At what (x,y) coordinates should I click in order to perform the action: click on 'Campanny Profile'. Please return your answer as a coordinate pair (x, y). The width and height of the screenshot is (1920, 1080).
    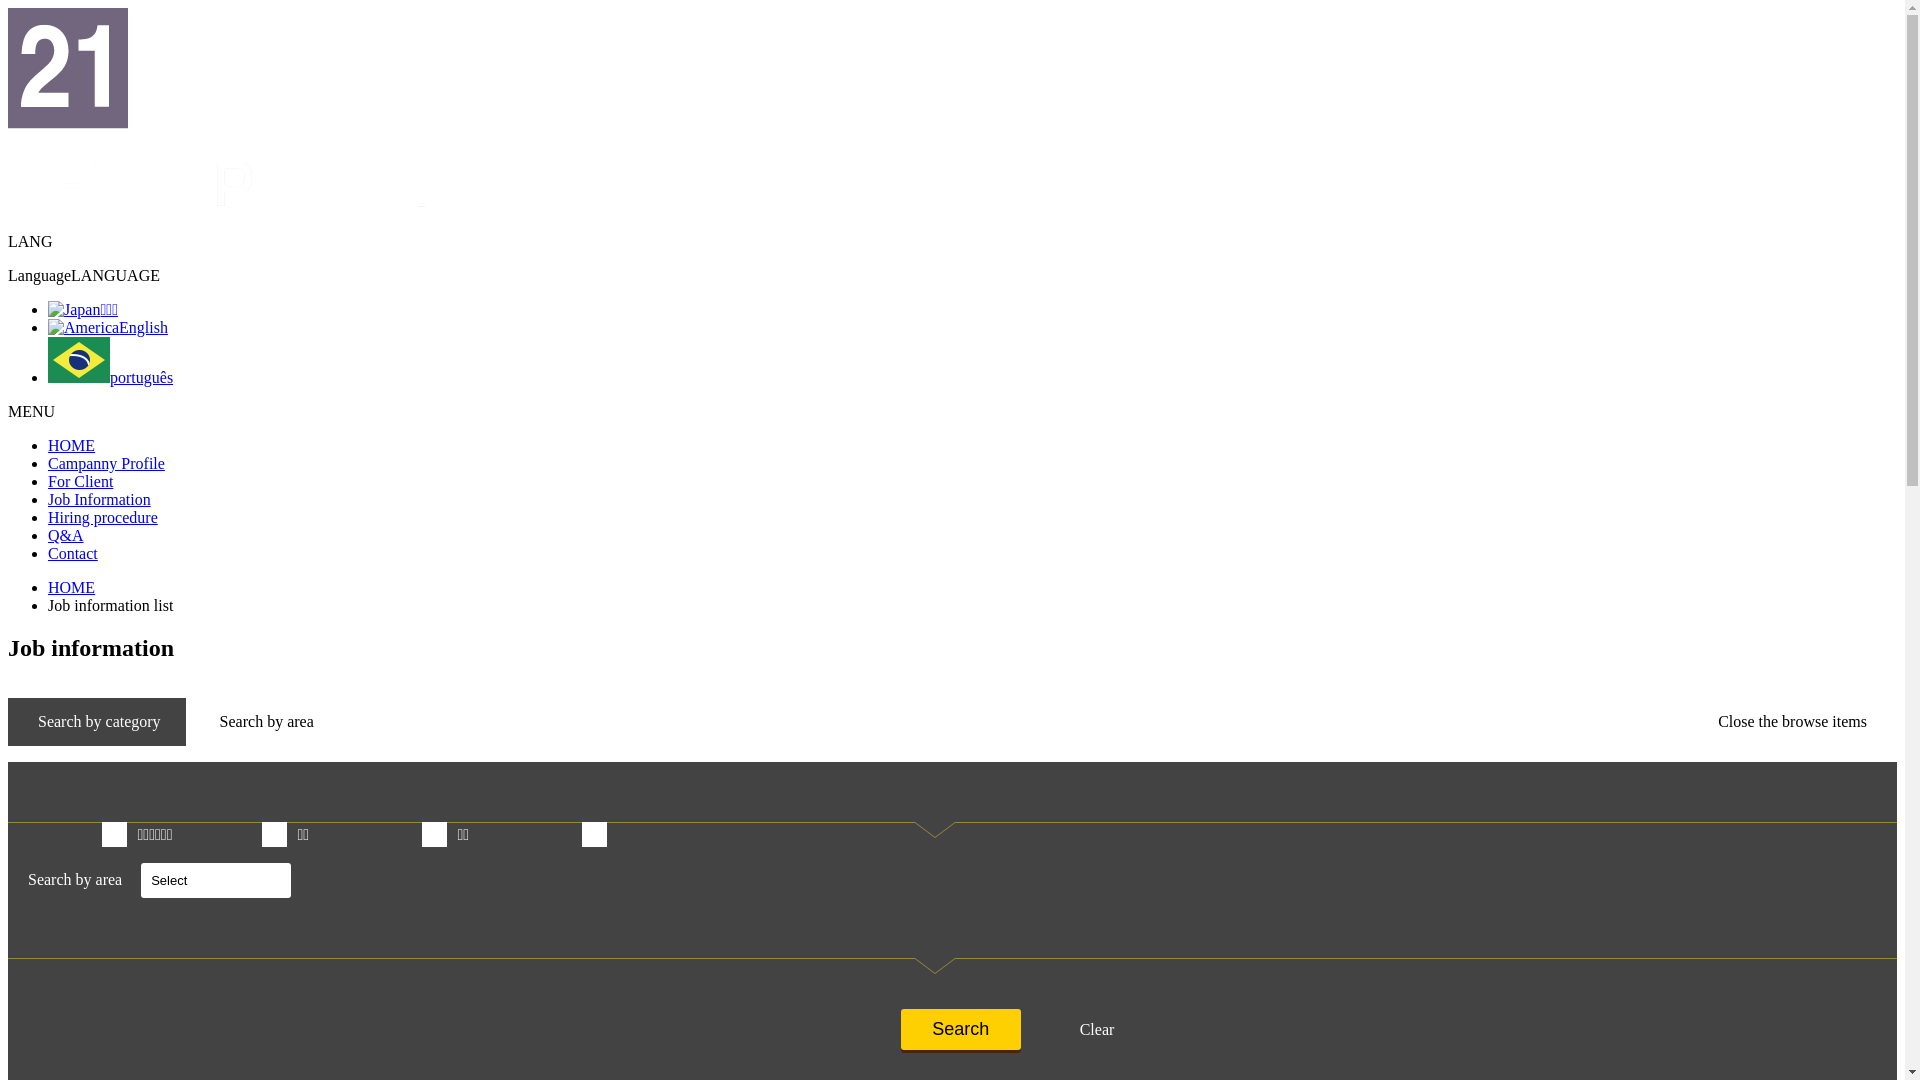
    Looking at the image, I should click on (105, 463).